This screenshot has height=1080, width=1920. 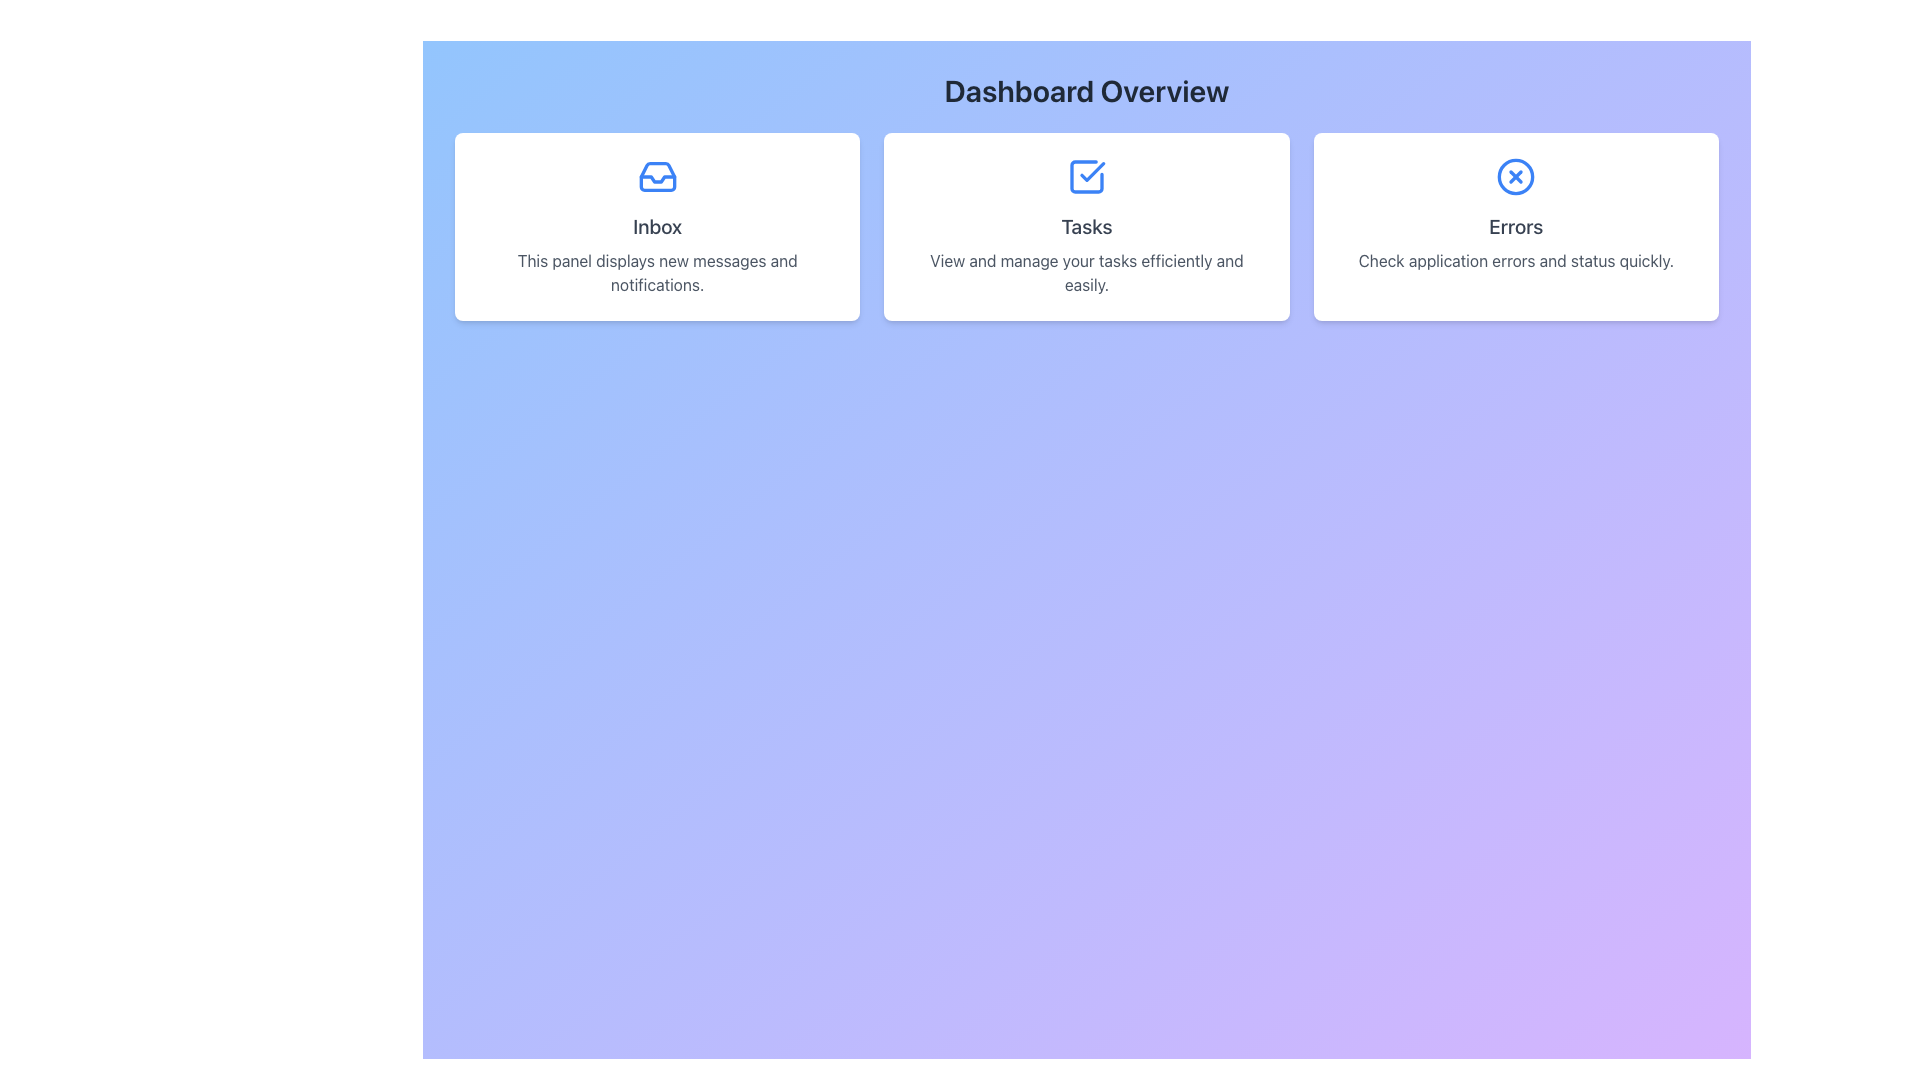 I want to click on the task completion icon located at the topmost position within the white card labeled 'Tasks', directly above the text 'Tasks', under the 'Dashboard Overview' heading, so click(x=1084, y=176).